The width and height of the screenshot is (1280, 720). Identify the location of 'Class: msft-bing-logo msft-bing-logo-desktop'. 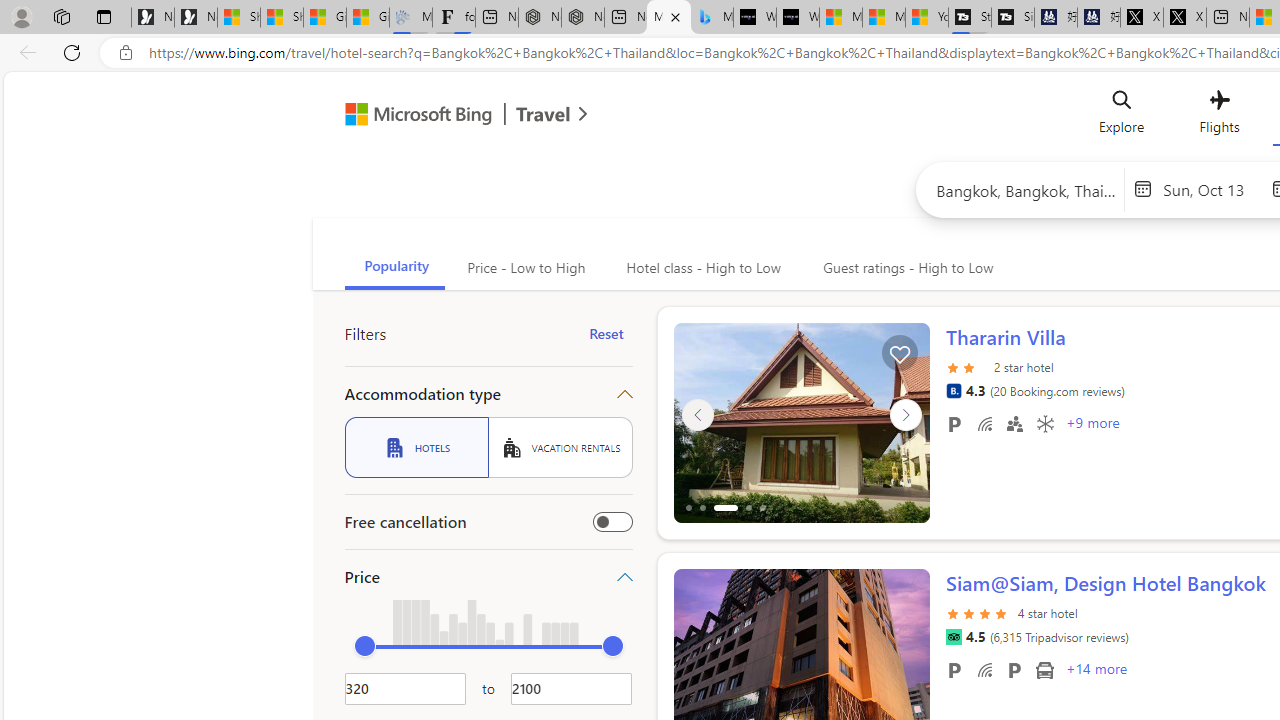
(412, 114).